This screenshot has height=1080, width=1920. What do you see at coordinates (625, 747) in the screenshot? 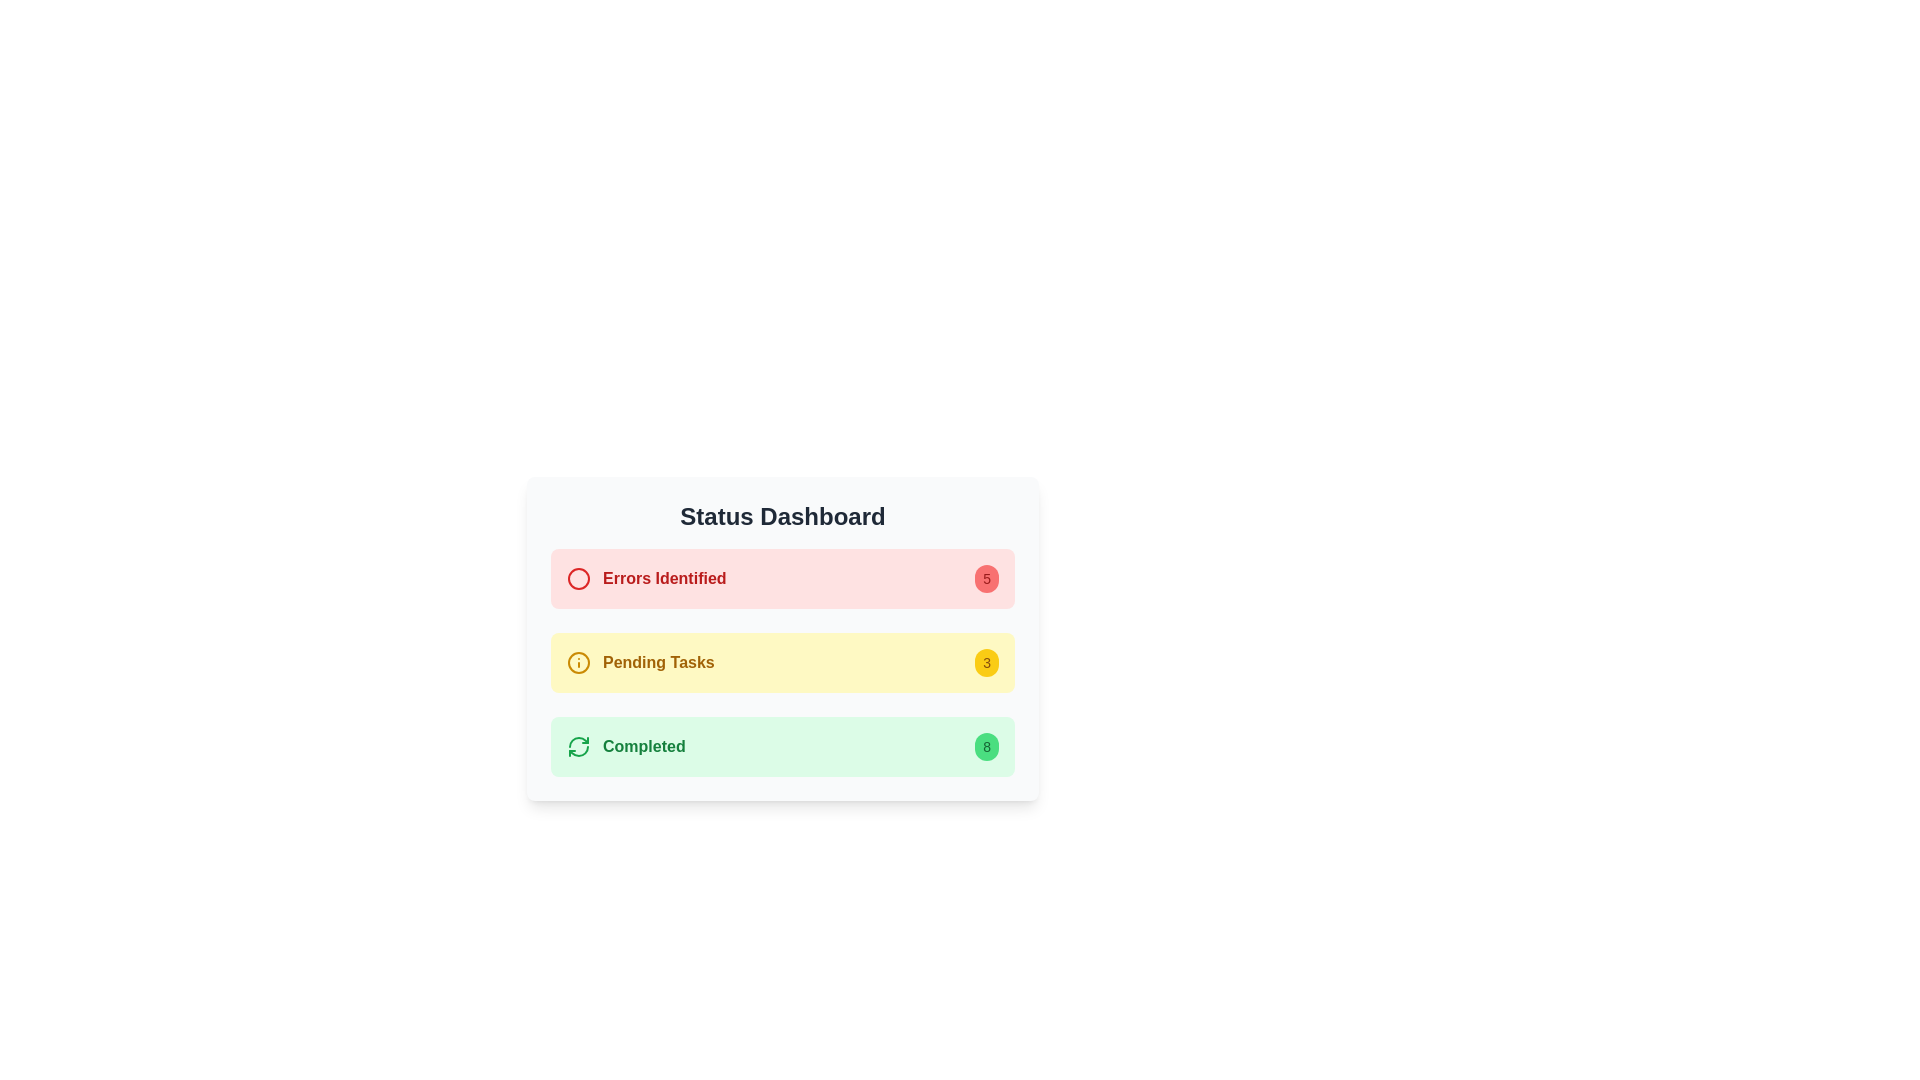
I see `the 'Completed' text label with a green circular arrow icon, located at the bottom of the status indicators list` at bounding box center [625, 747].